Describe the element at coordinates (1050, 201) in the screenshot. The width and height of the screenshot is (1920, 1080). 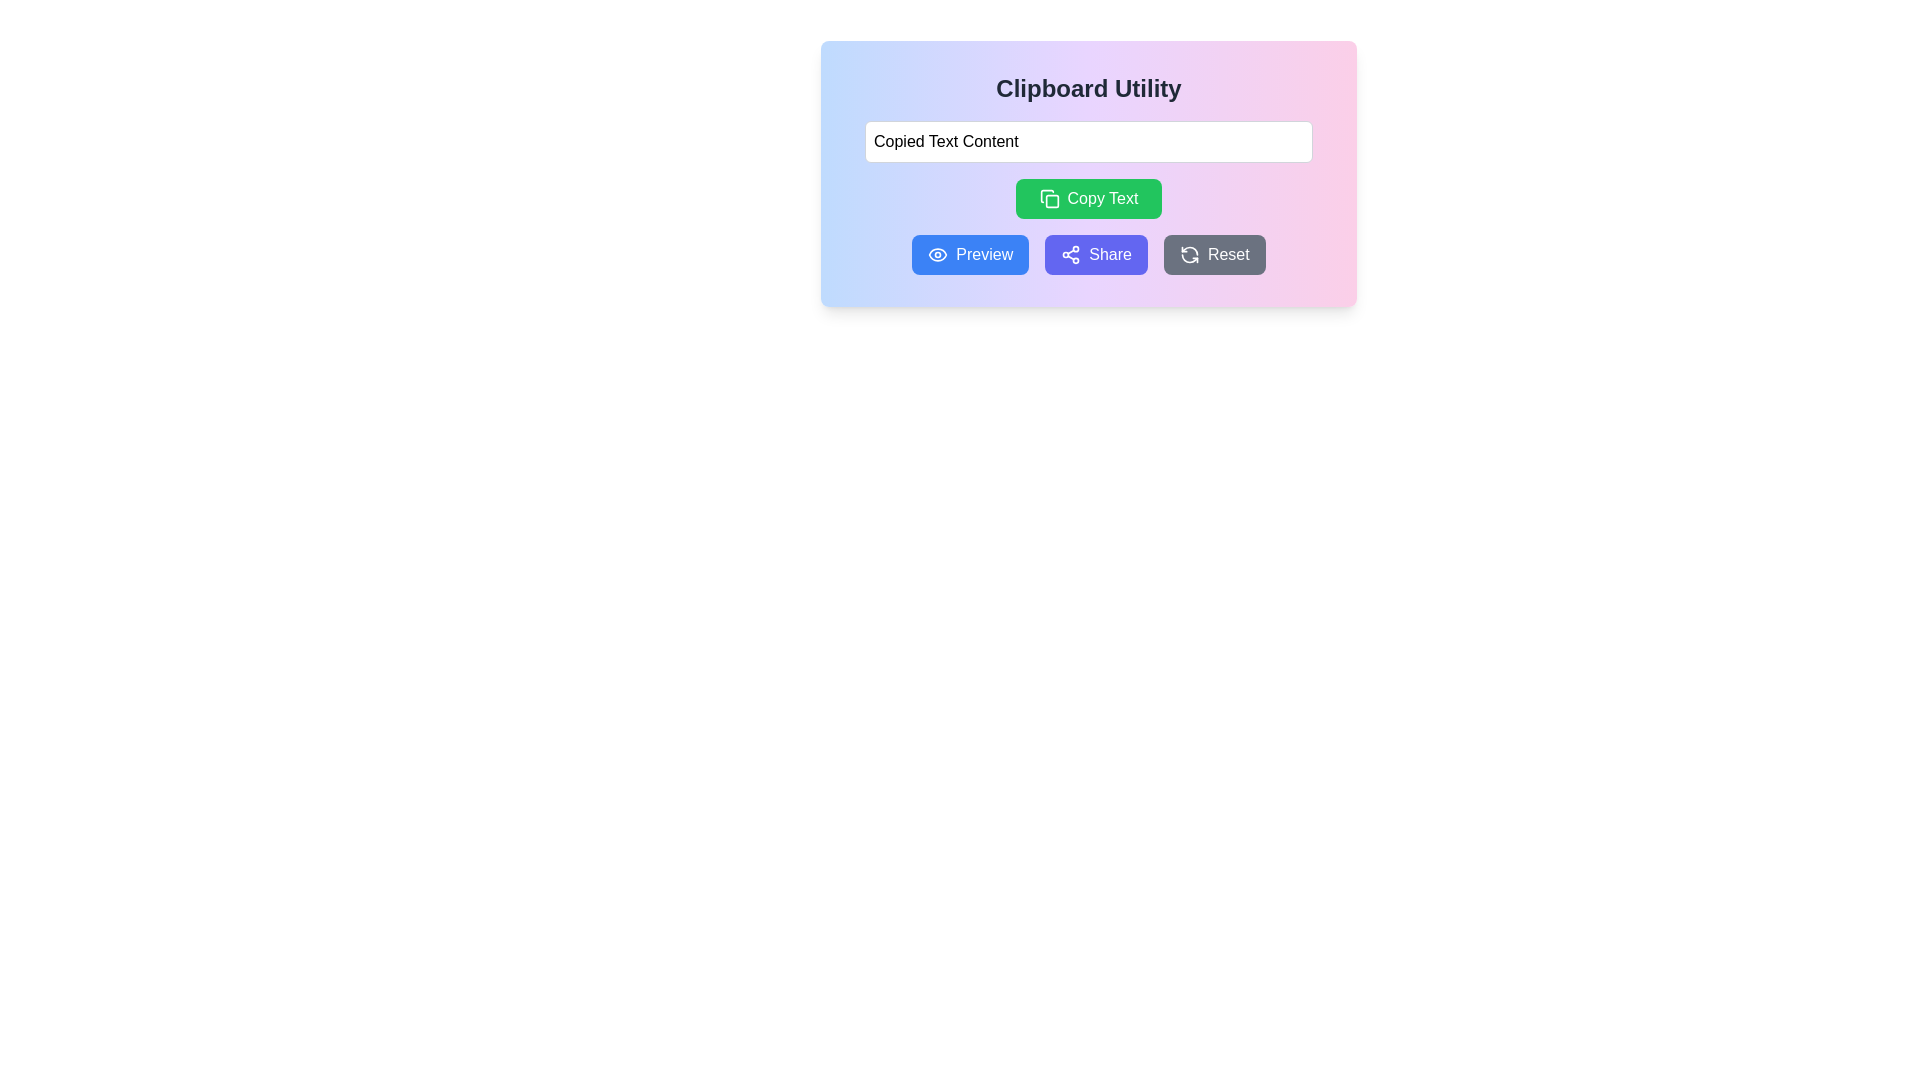
I see `the graphical icon component that is part of the 'Copy Text' button, which is represented as a rectangle in the SVG structure` at that location.